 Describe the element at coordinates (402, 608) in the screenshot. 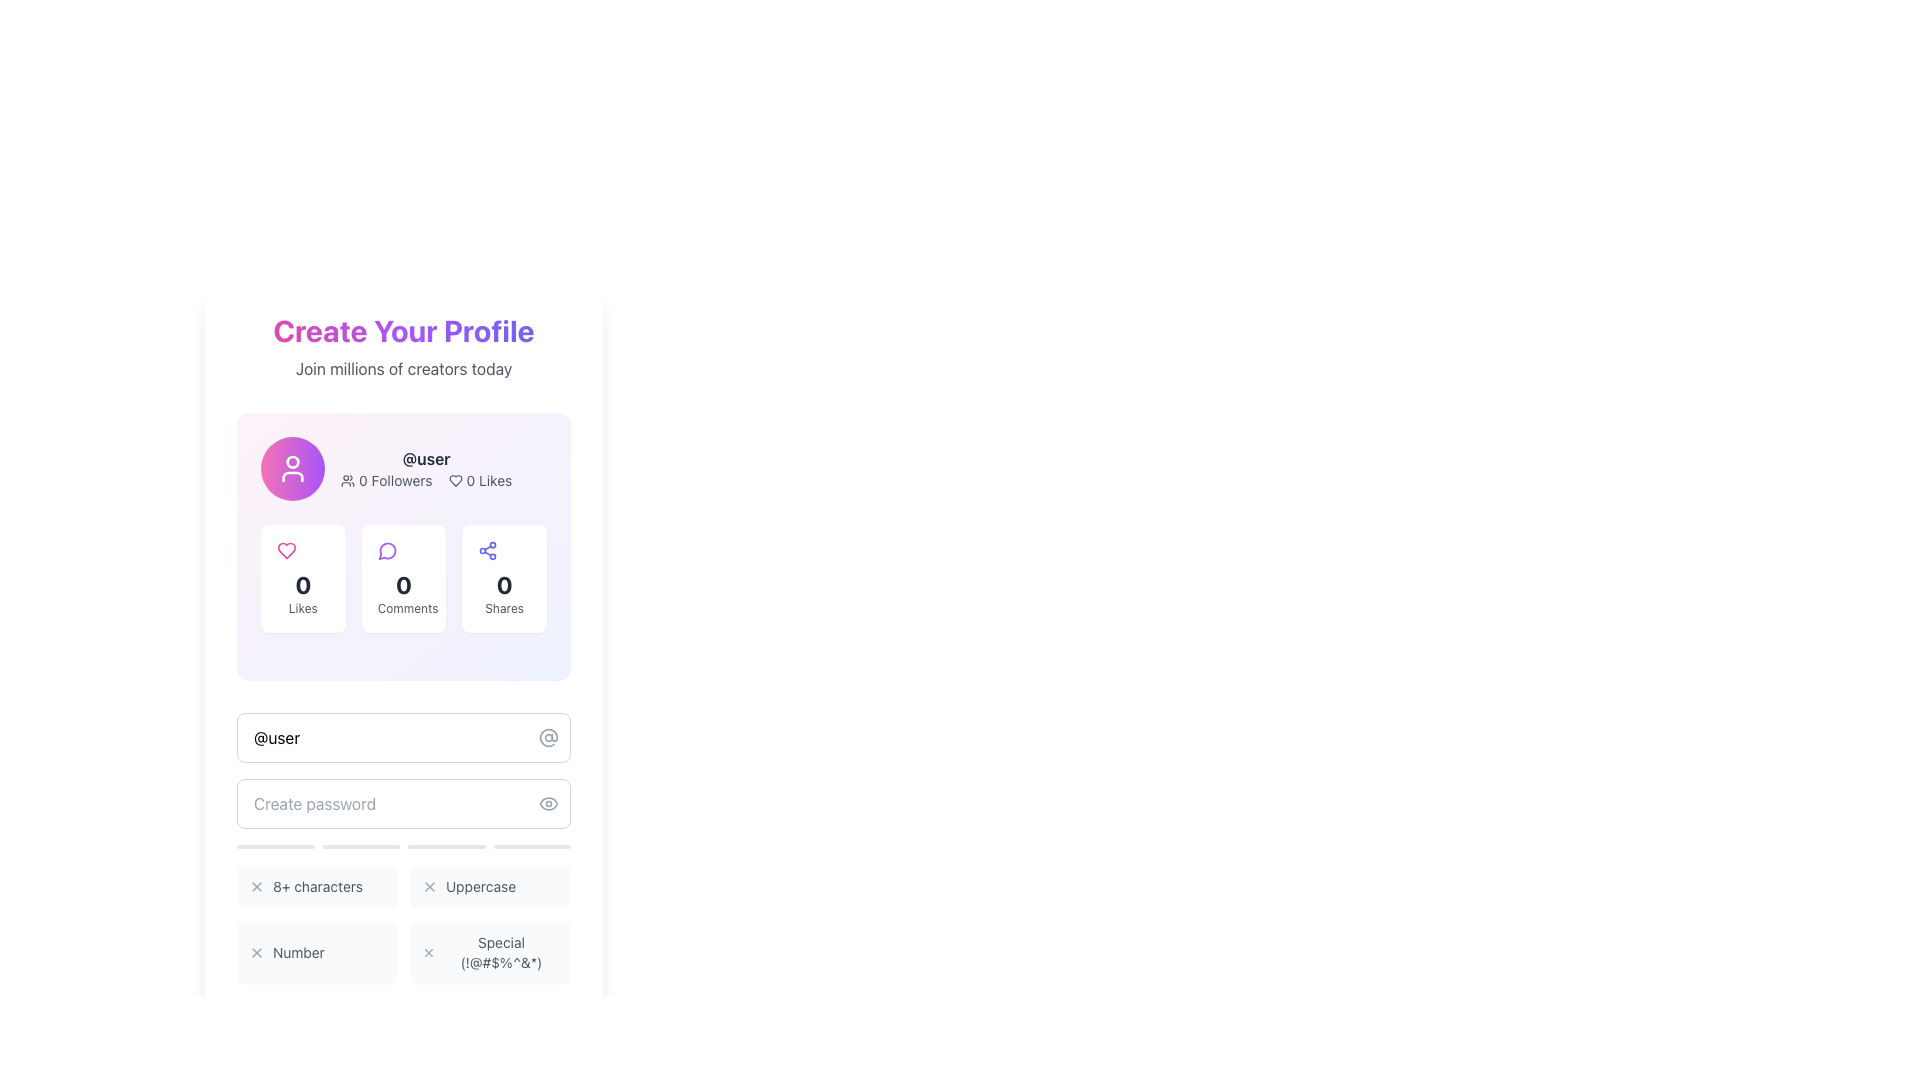

I see `the text label that indicates the count of comments, located at the bottom of the central card in a grid of cards` at that location.